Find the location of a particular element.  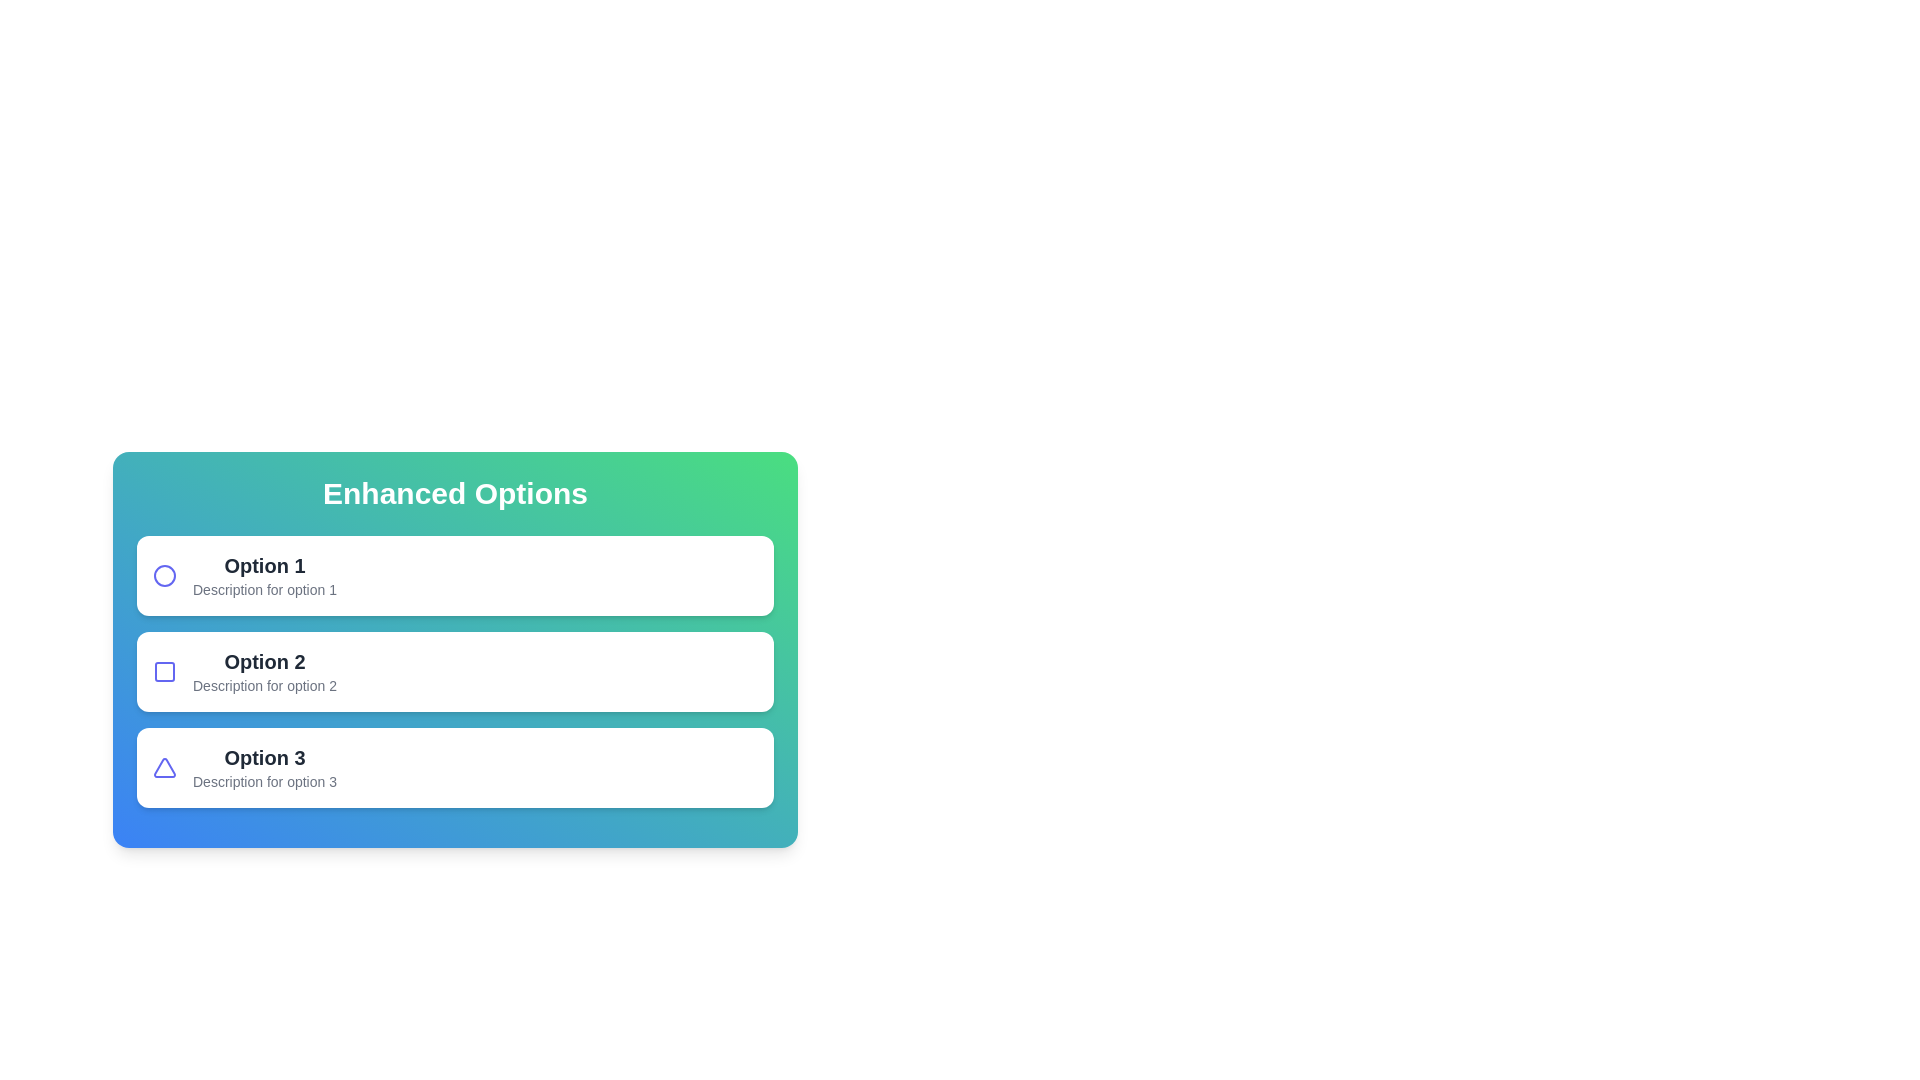

the text label that provides information for the first selectable option under the 'Enhanced Options' title is located at coordinates (263, 575).